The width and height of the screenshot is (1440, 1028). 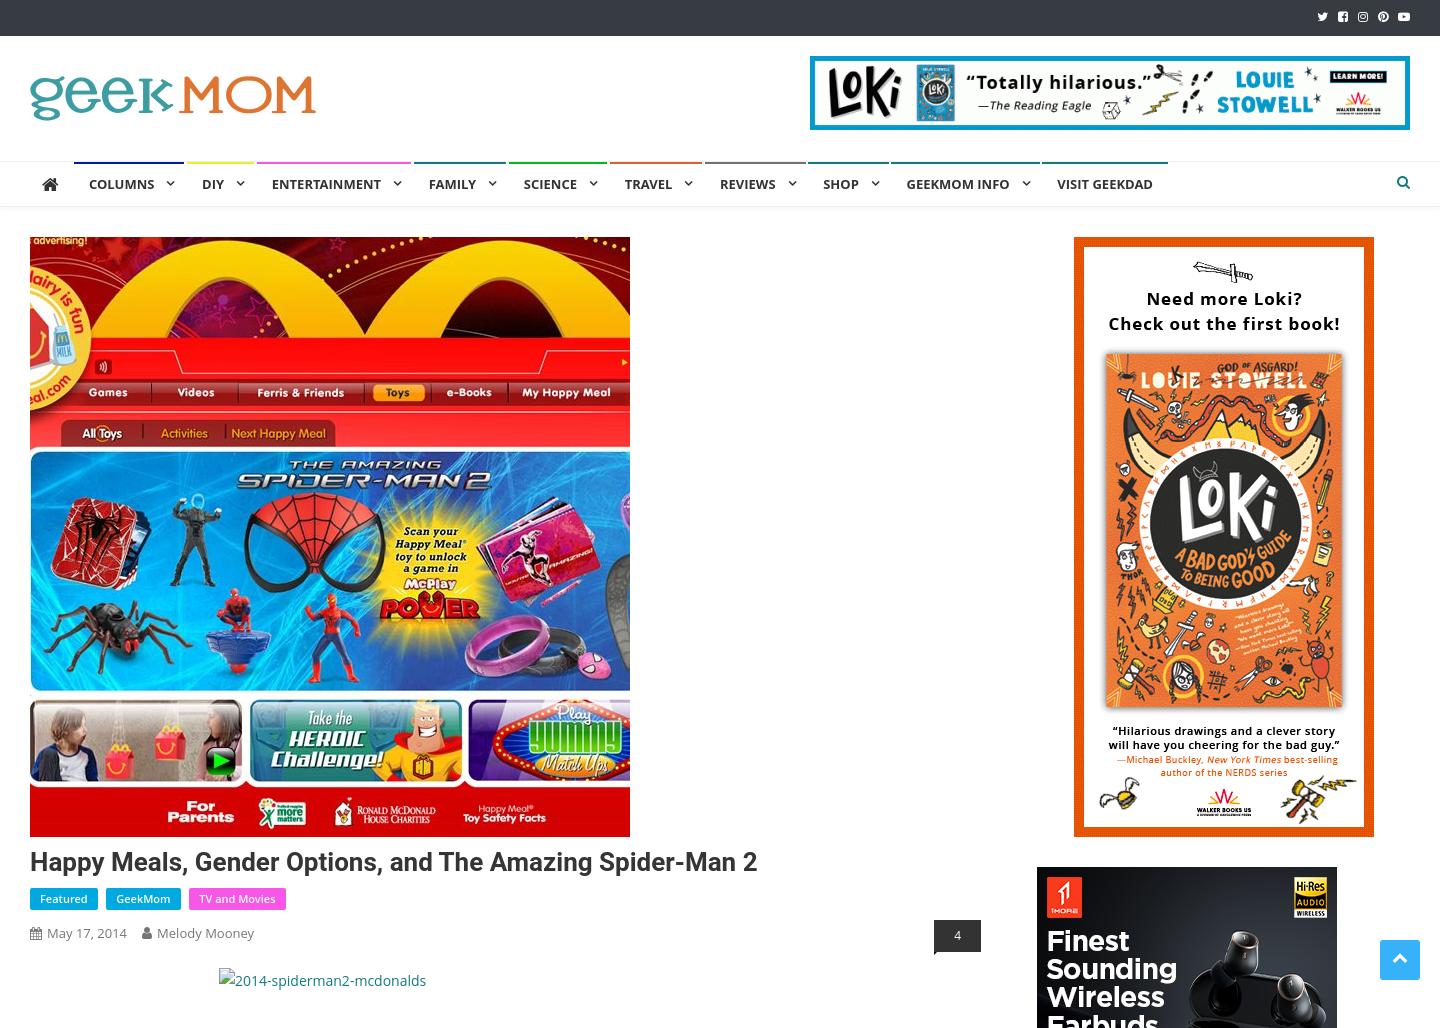 What do you see at coordinates (549, 184) in the screenshot?
I see `'Science'` at bounding box center [549, 184].